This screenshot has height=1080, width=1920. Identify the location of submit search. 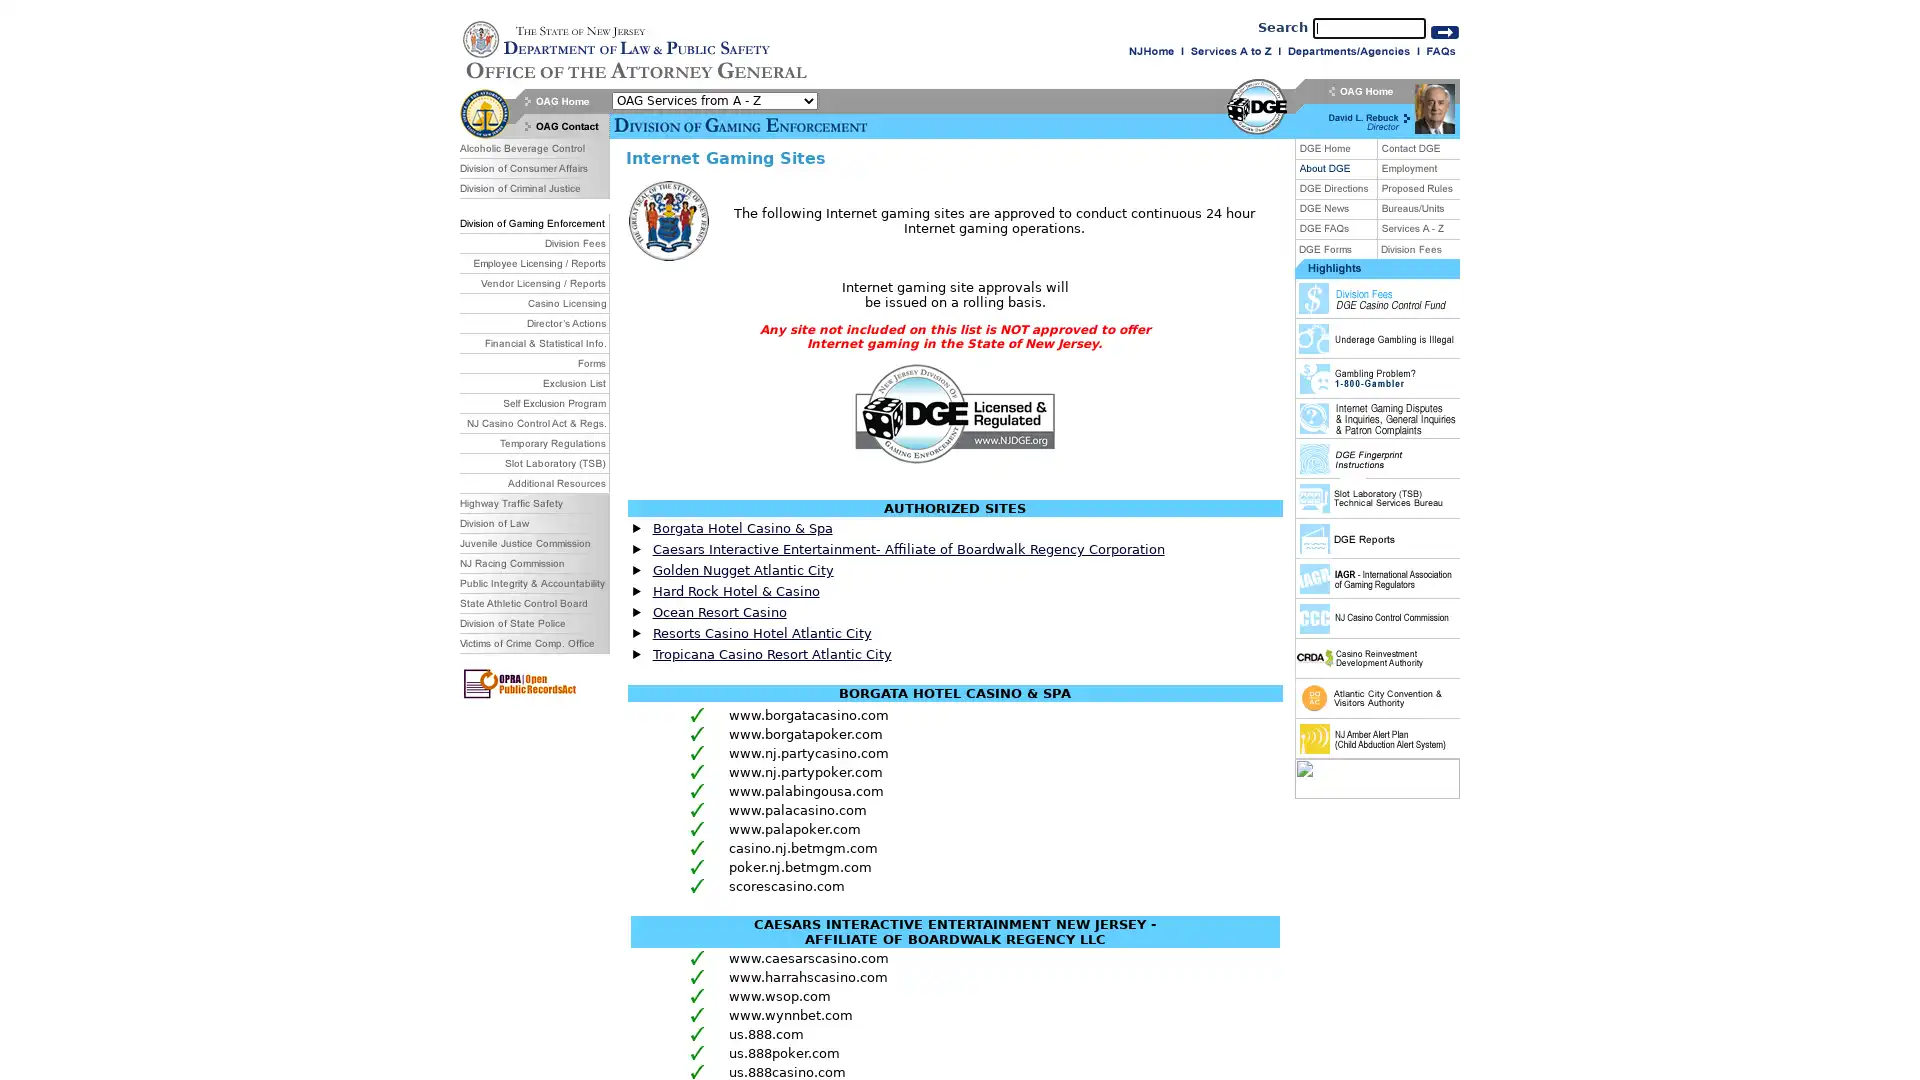
(1444, 31).